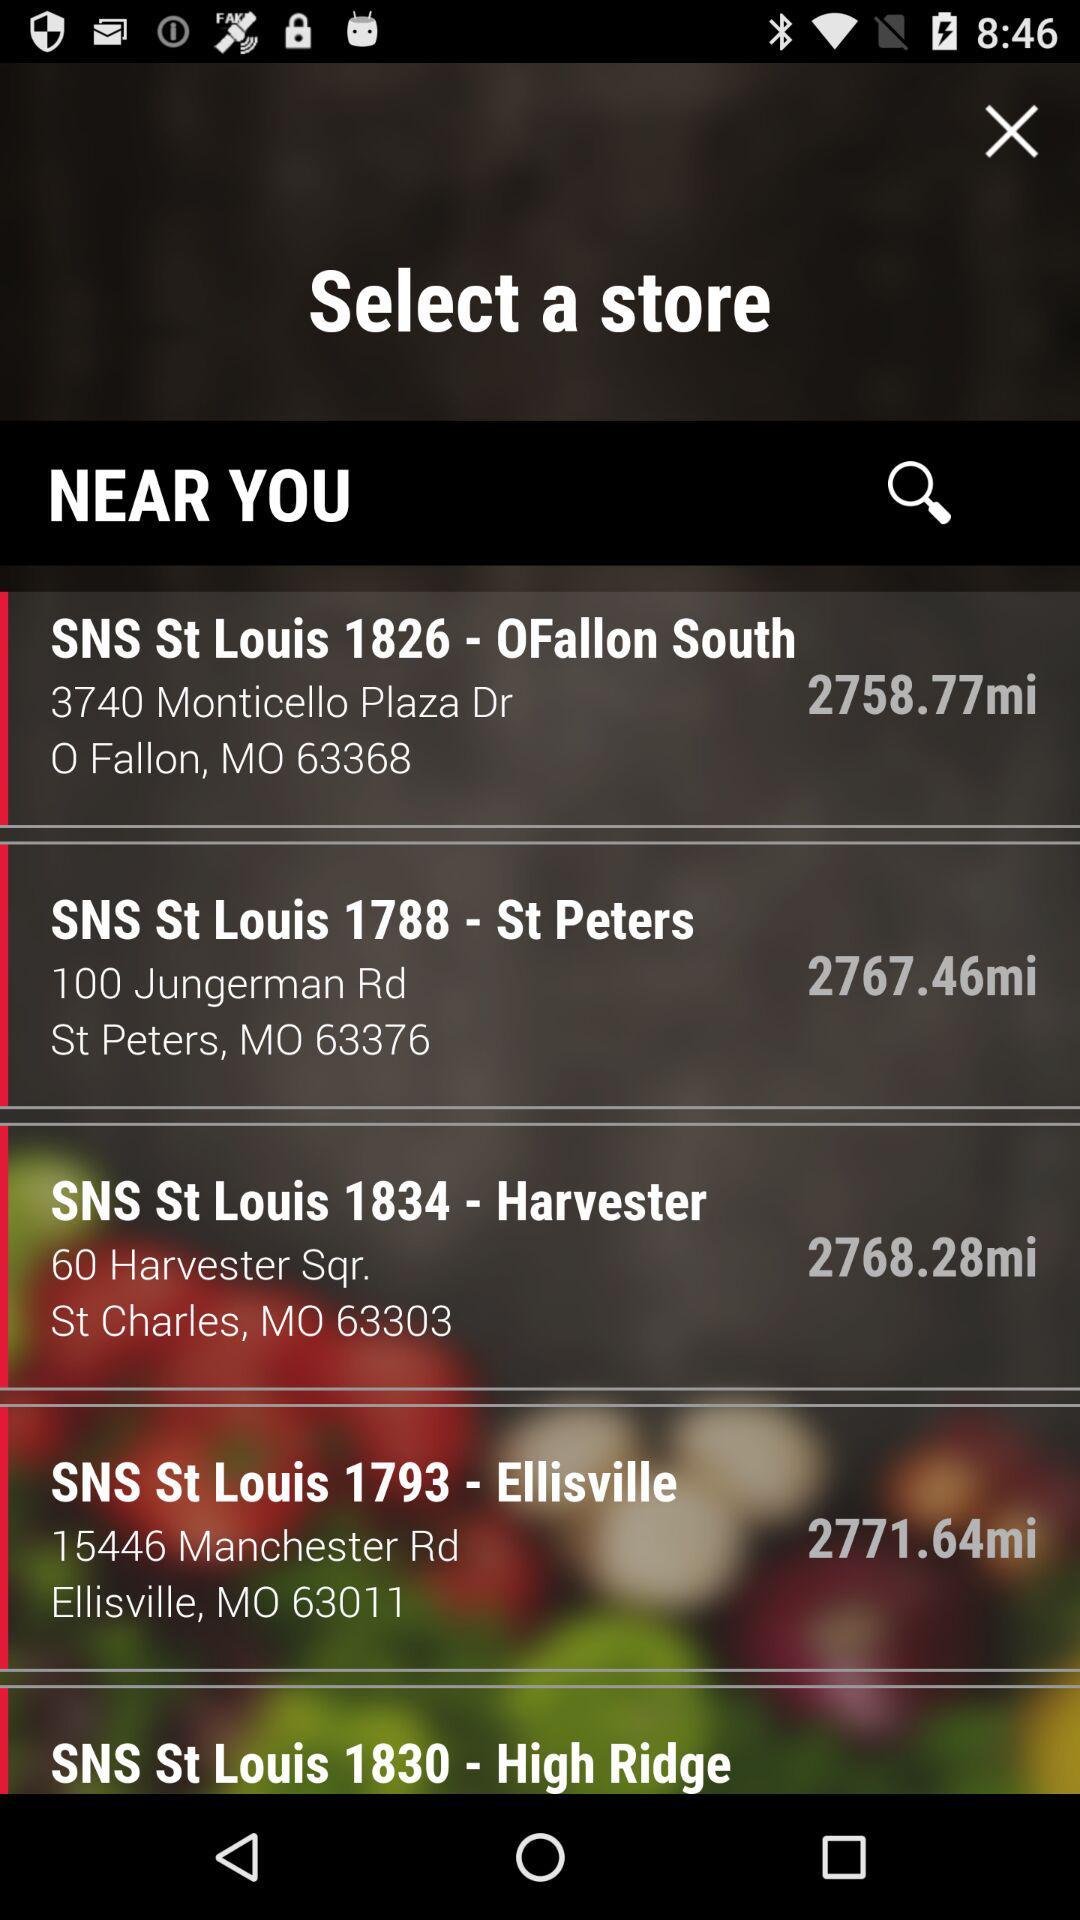 The width and height of the screenshot is (1080, 1920). What do you see at coordinates (1011, 130) in the screenshot?
I see `into option` at bounding box center [1011, 130].